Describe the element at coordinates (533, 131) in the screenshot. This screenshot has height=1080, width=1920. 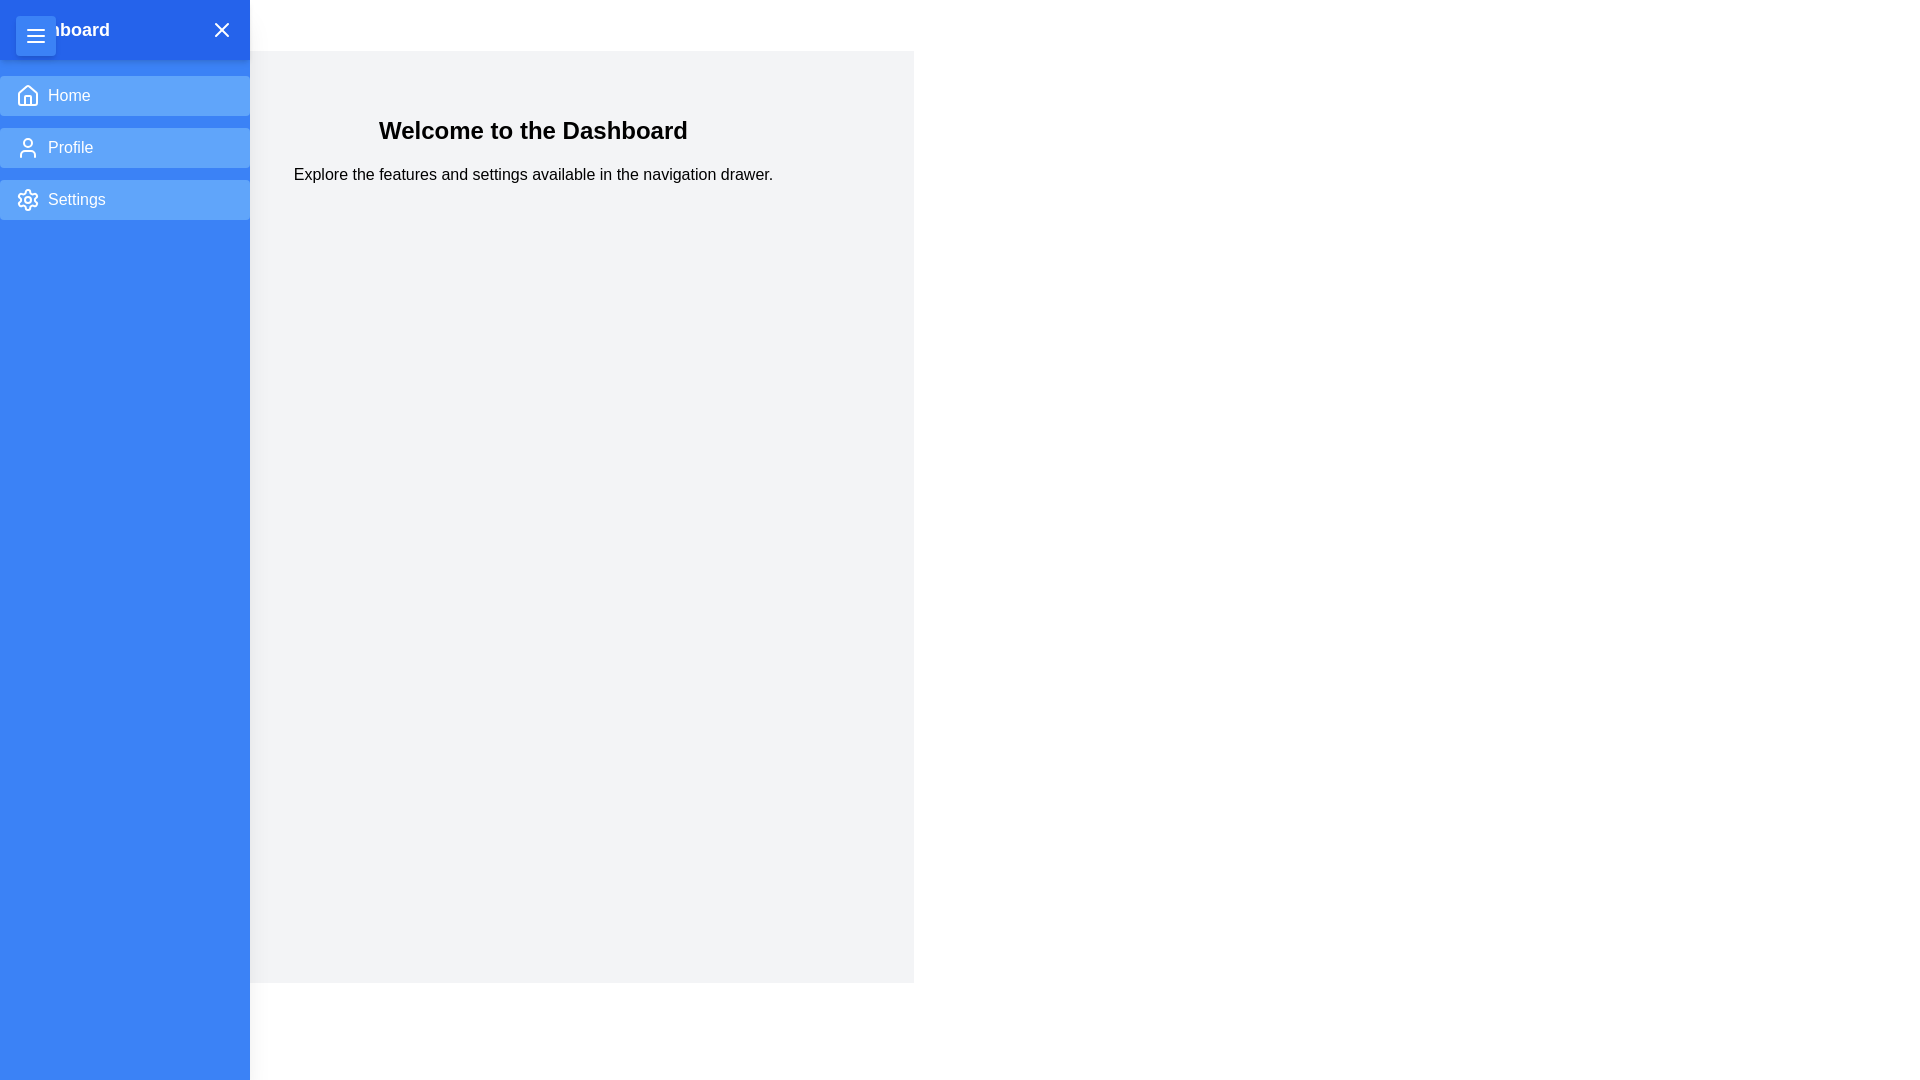
I see `the prominent text header that says 'Welcome to the Dashboard', which is styled with bold weight and large font size` at that location.